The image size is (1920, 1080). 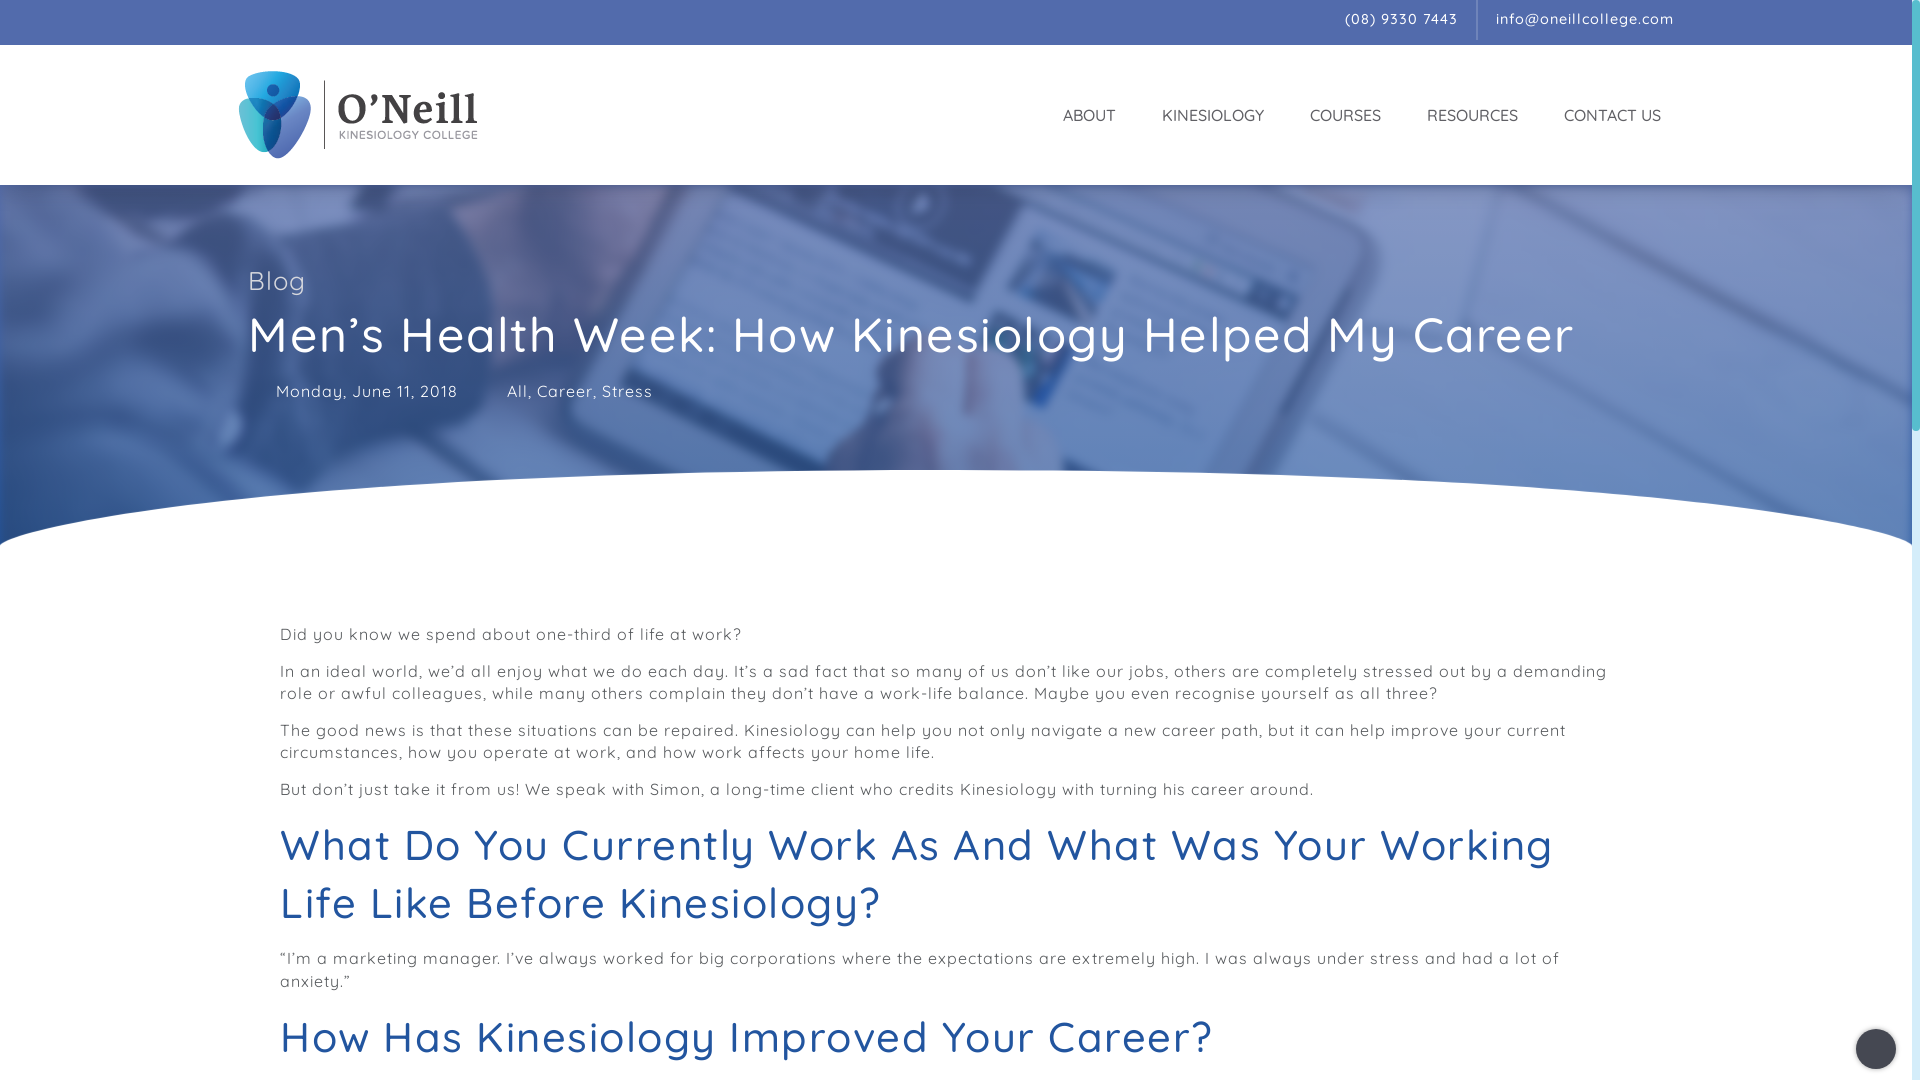 I want to click on 'RESOURCES', so click(x=1477, y=115).